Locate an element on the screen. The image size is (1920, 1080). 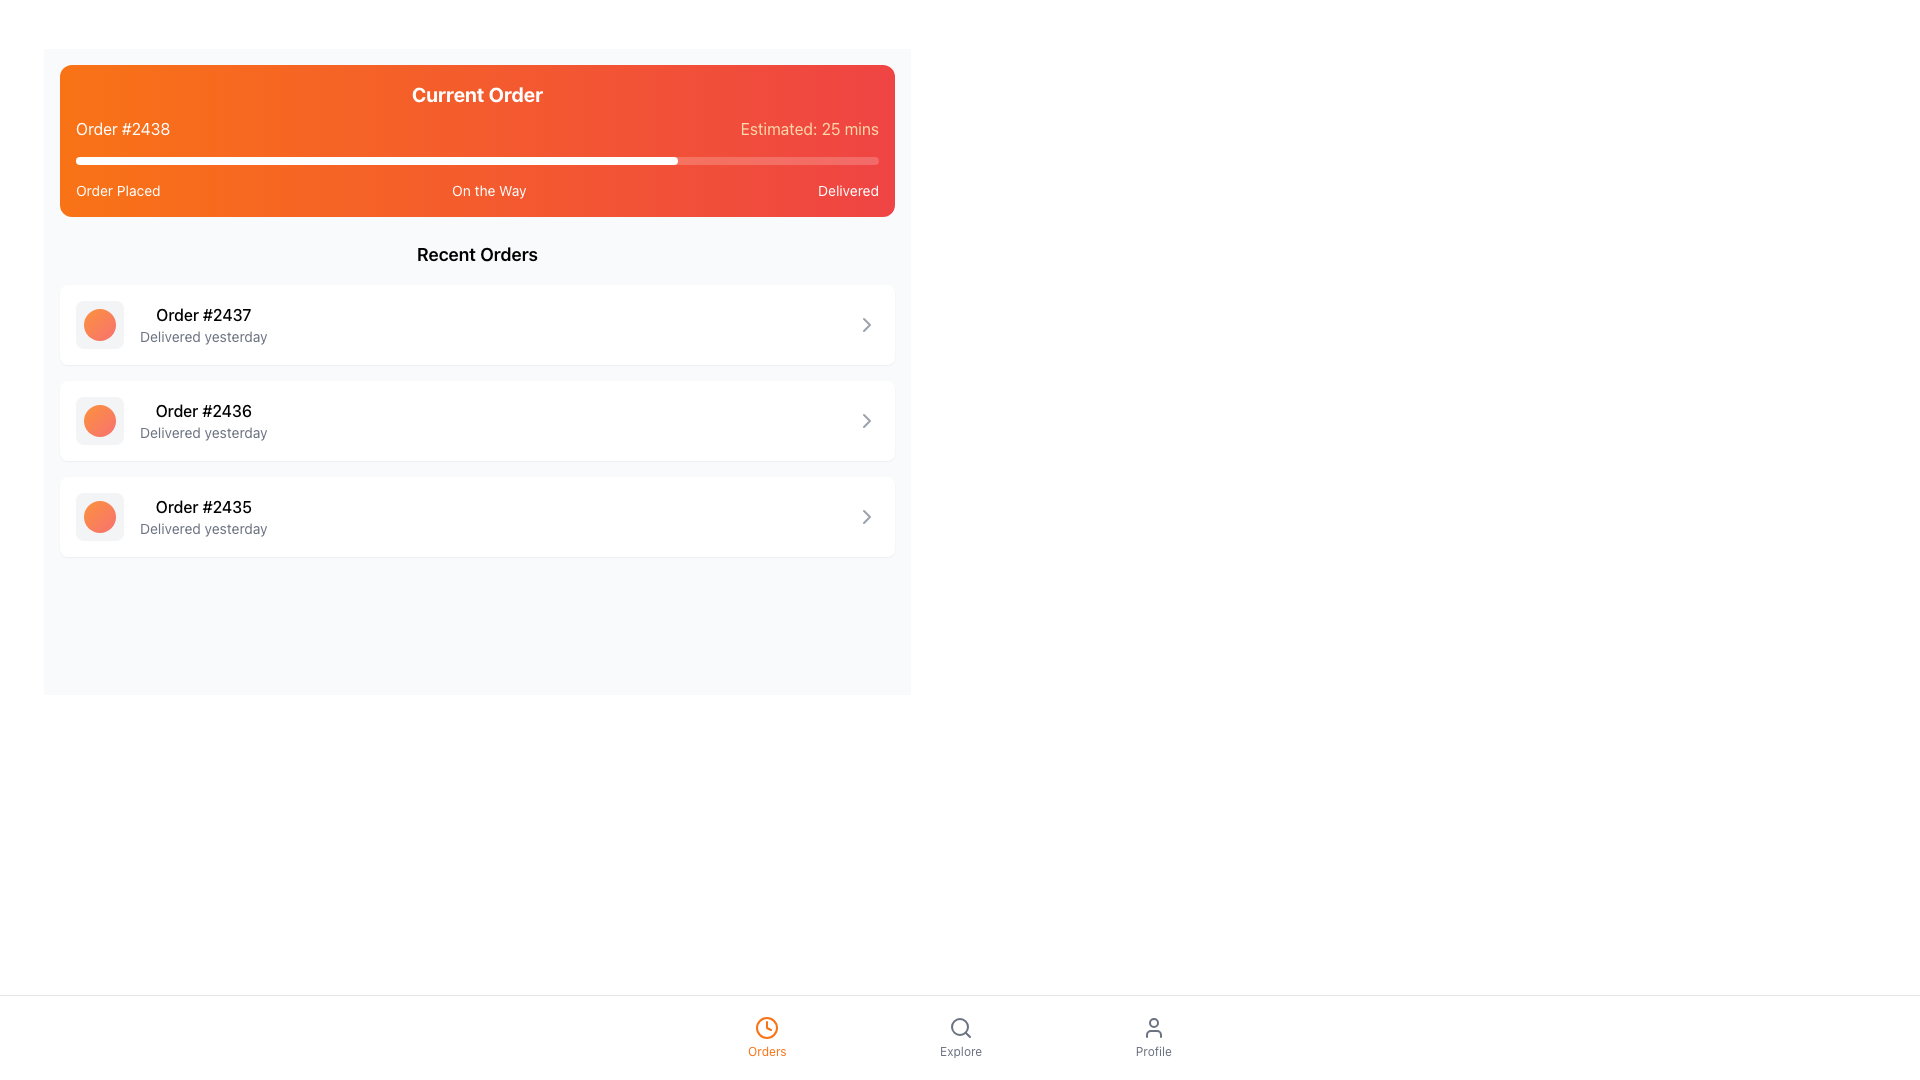
the circular gradient decorative element with orange to red coloration, located to the left of 'Order #2436 Delivered yesterday' is located at coordinates (99, 419).